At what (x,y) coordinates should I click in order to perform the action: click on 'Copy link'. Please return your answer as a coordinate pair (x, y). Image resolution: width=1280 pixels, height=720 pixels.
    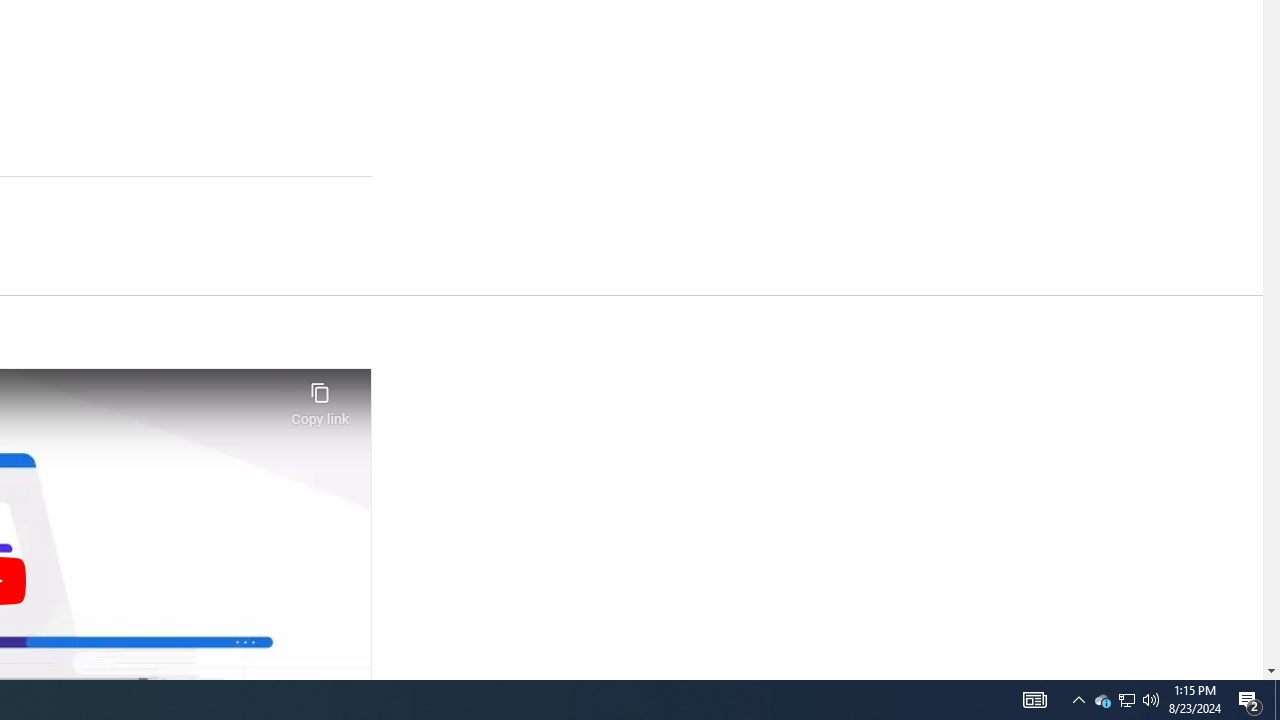
    Looking at the image, I should click on (320, 398).